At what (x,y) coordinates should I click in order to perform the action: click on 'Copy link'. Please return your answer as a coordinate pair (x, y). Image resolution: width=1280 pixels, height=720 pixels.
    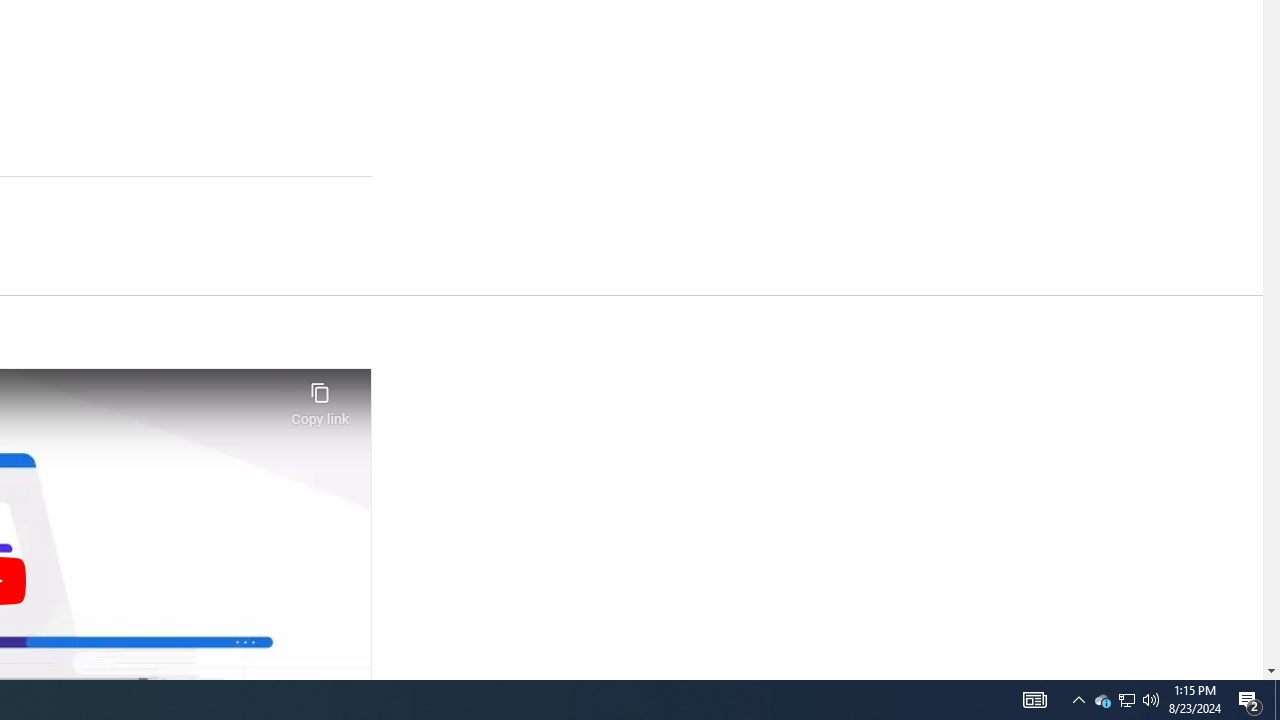
    Looking at the image, I should click on (320, 398).